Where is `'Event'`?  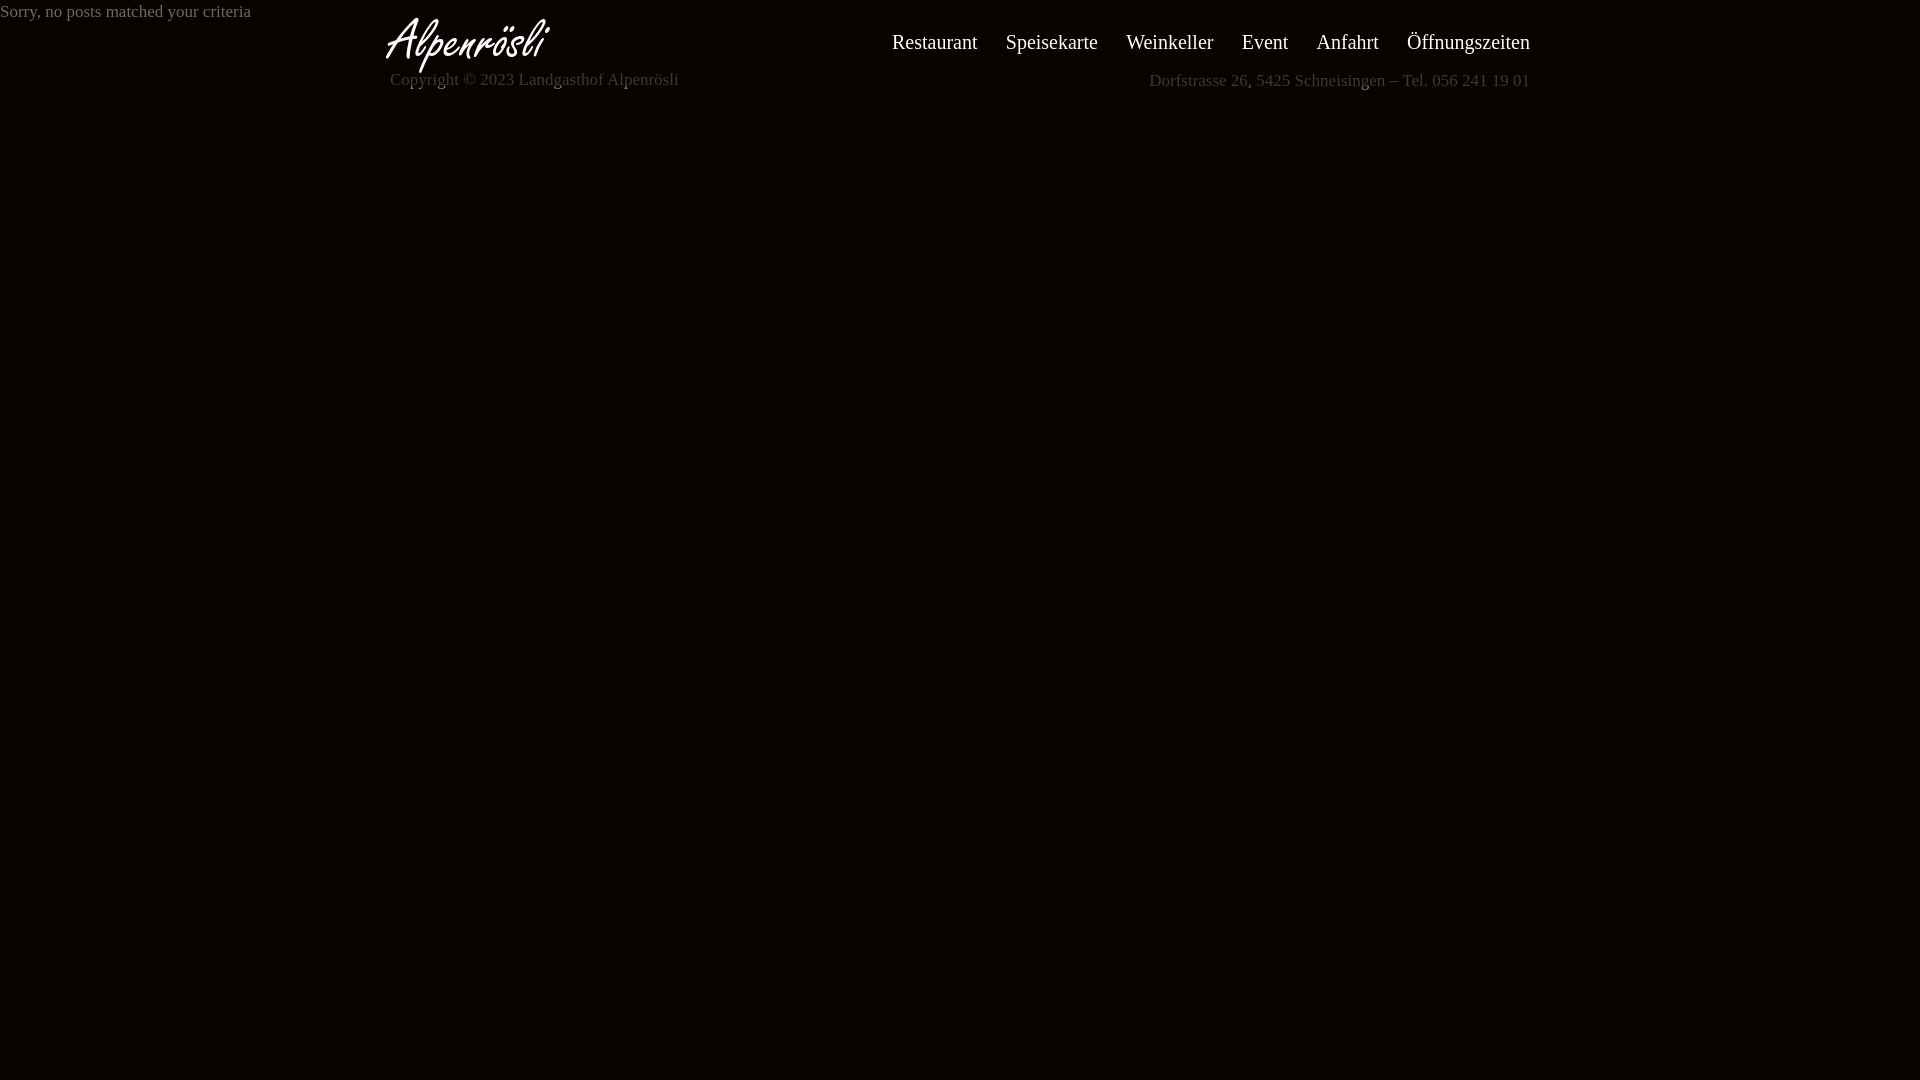
'Event' is located at coordinates (1264, 42).